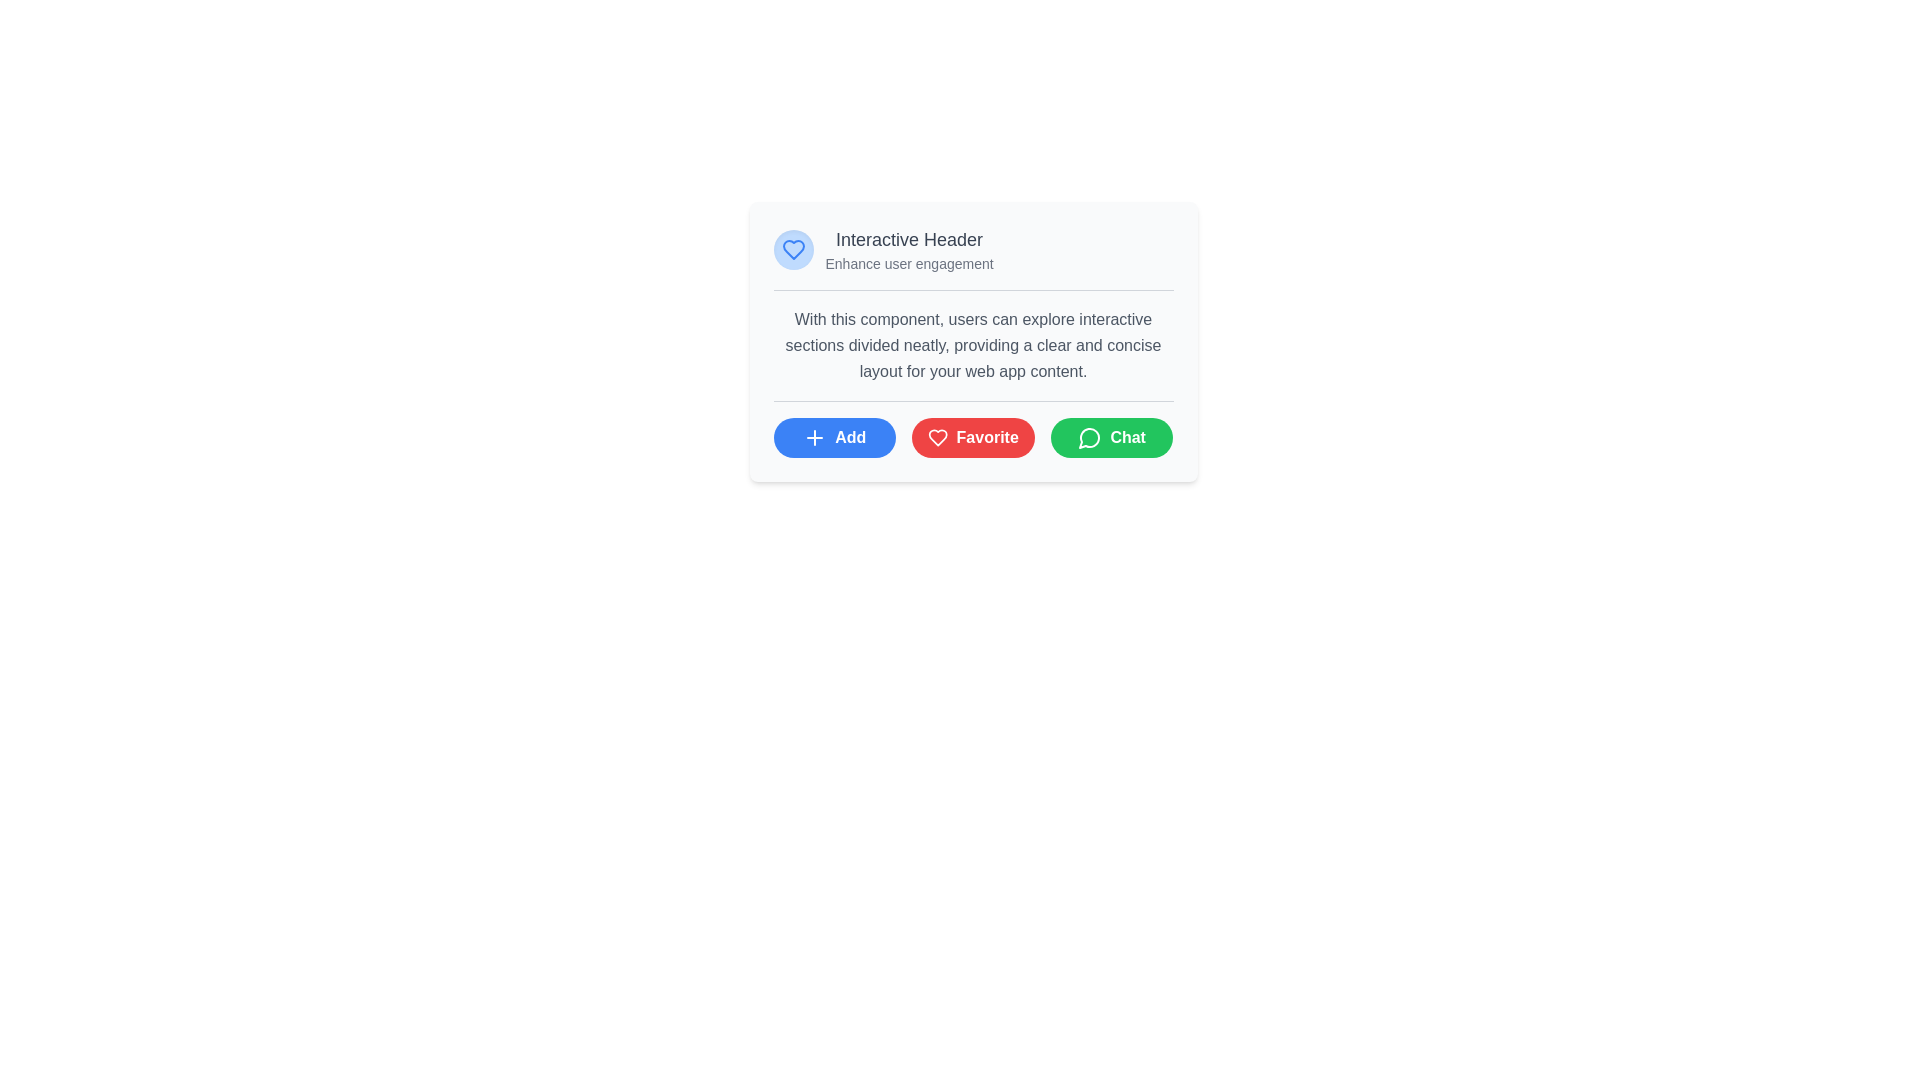 This screenshot has height=1080, width=1920. I want to click on the heart icon representing the 'favorite' functionality located under the 'Interactive Header' label, so click(792, 249).